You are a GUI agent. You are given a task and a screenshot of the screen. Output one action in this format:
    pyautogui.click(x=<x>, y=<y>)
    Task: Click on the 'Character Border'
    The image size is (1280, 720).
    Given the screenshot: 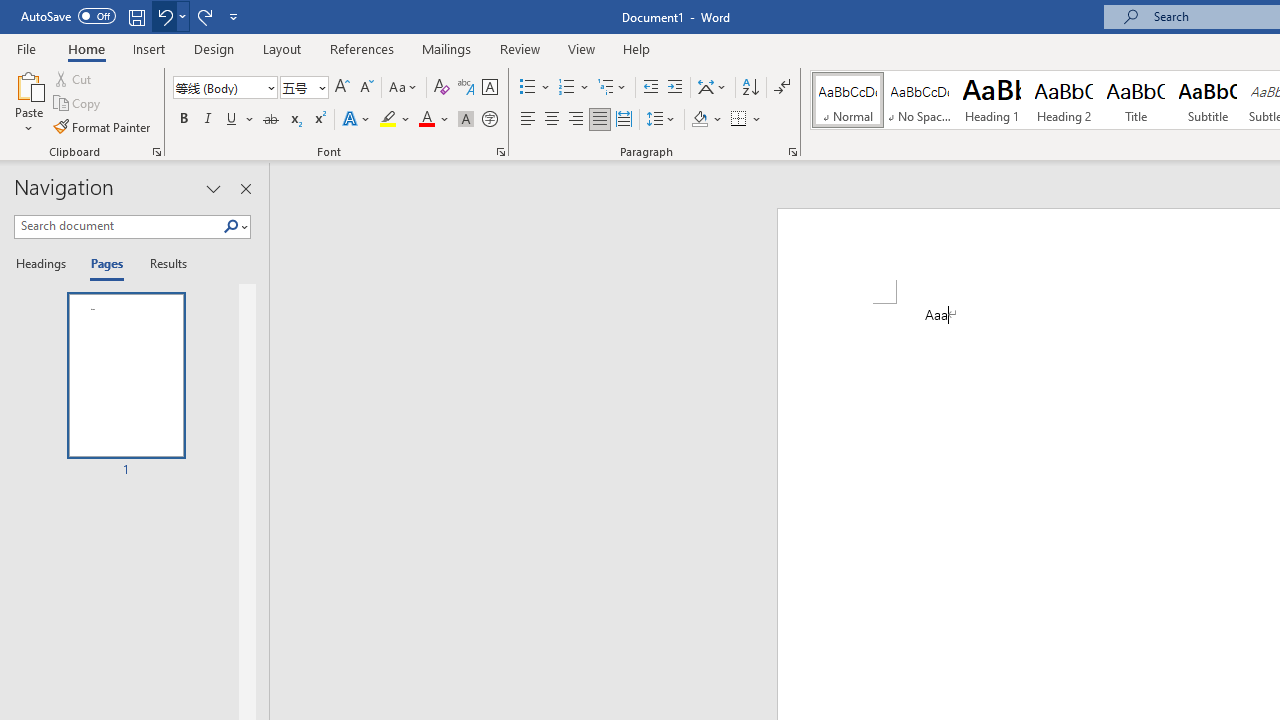 What is the action you would take?
    pyautogui.click(x=489, y=86)
    